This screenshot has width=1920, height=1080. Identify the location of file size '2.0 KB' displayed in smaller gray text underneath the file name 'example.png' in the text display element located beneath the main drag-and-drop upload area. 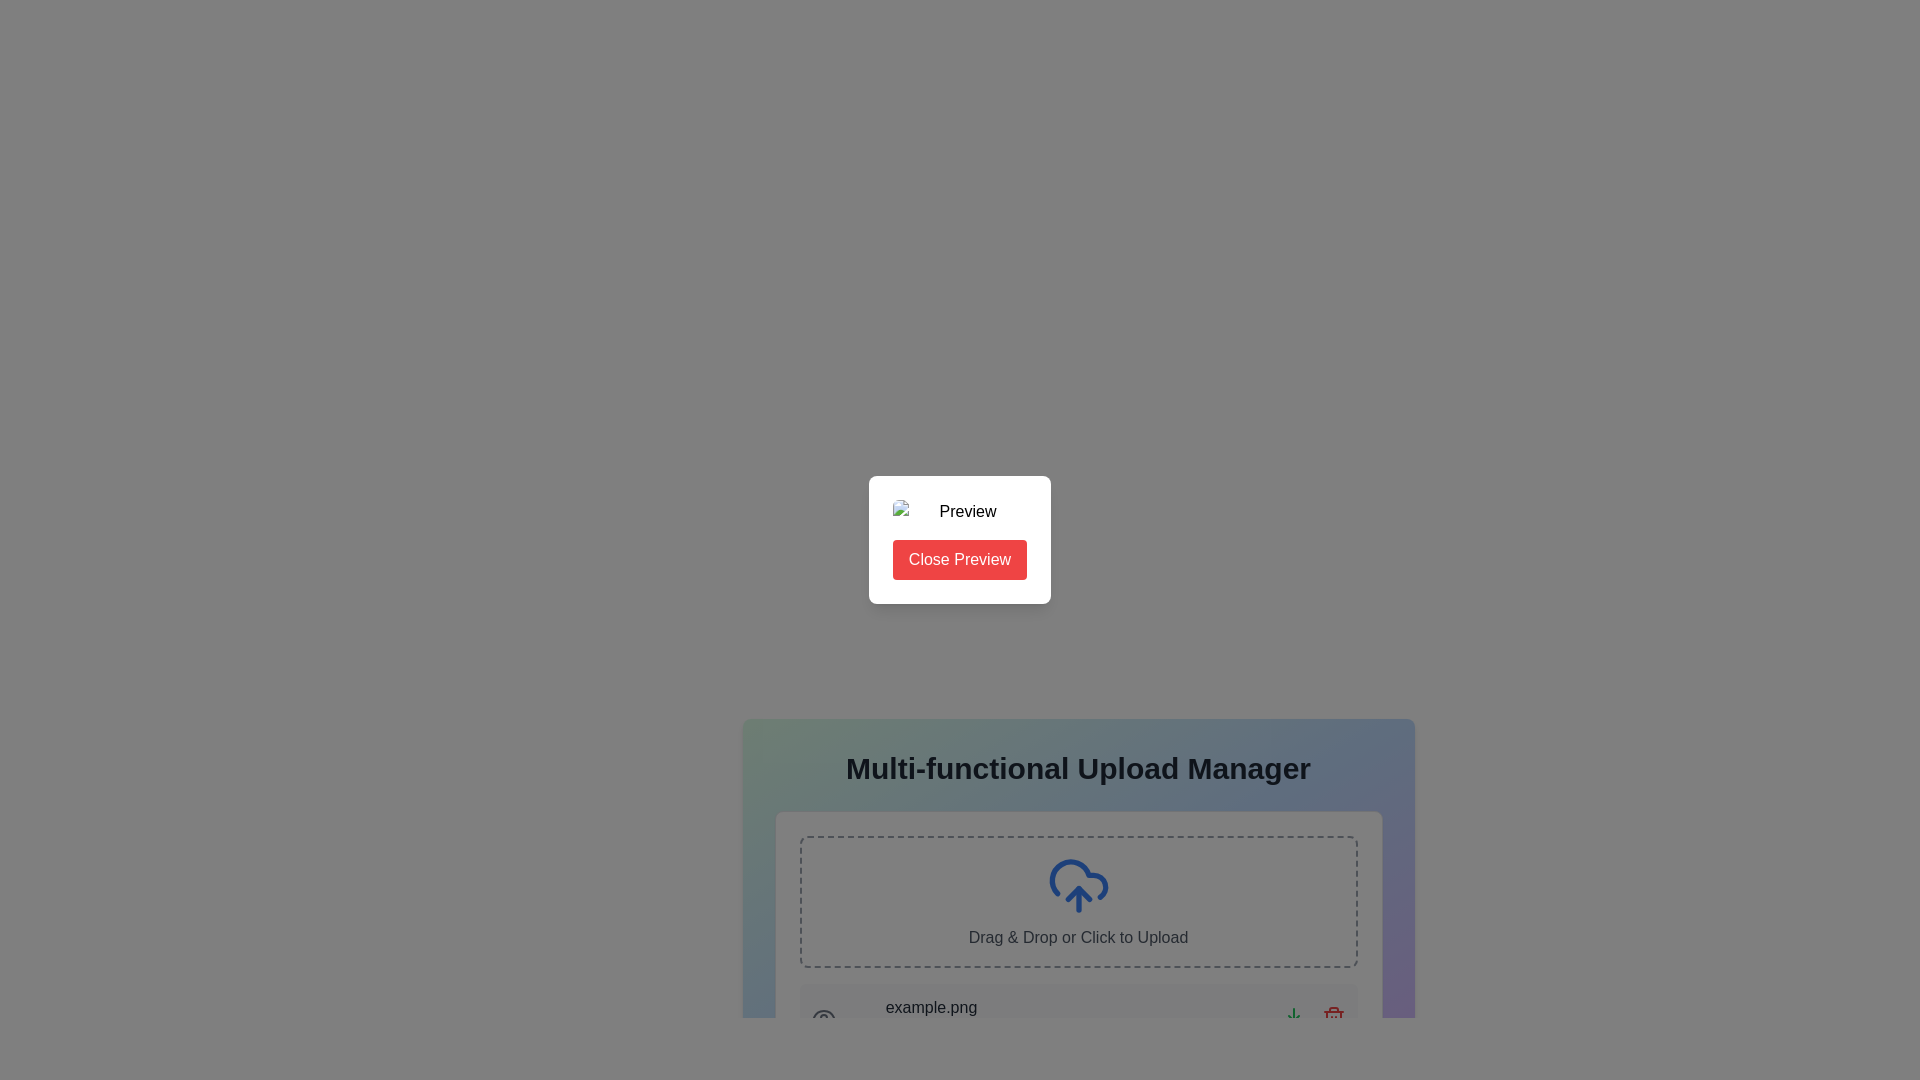
(930, 1018).